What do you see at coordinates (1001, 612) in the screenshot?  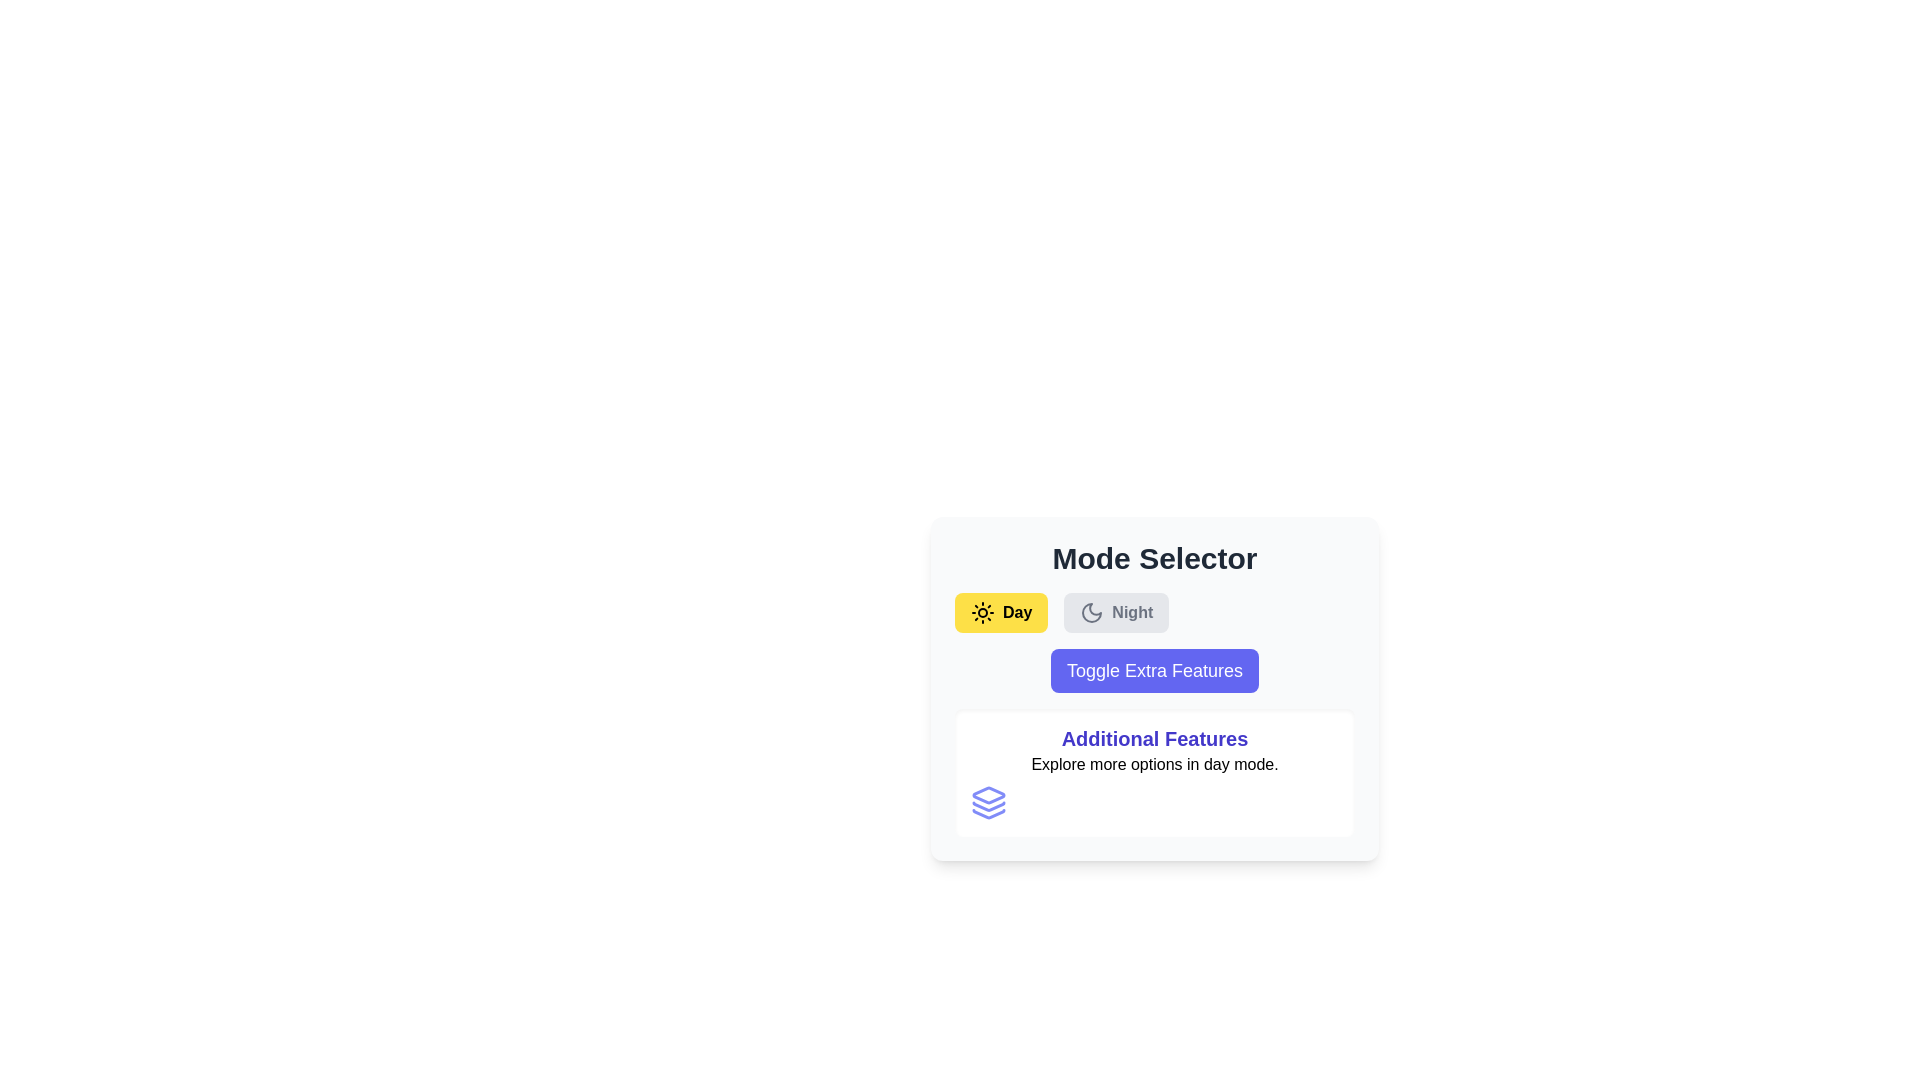 I see `the 'Day' mode button, which is located in the top-left section of the 'Mode Selector' group` at bounding box center [1001, 612].